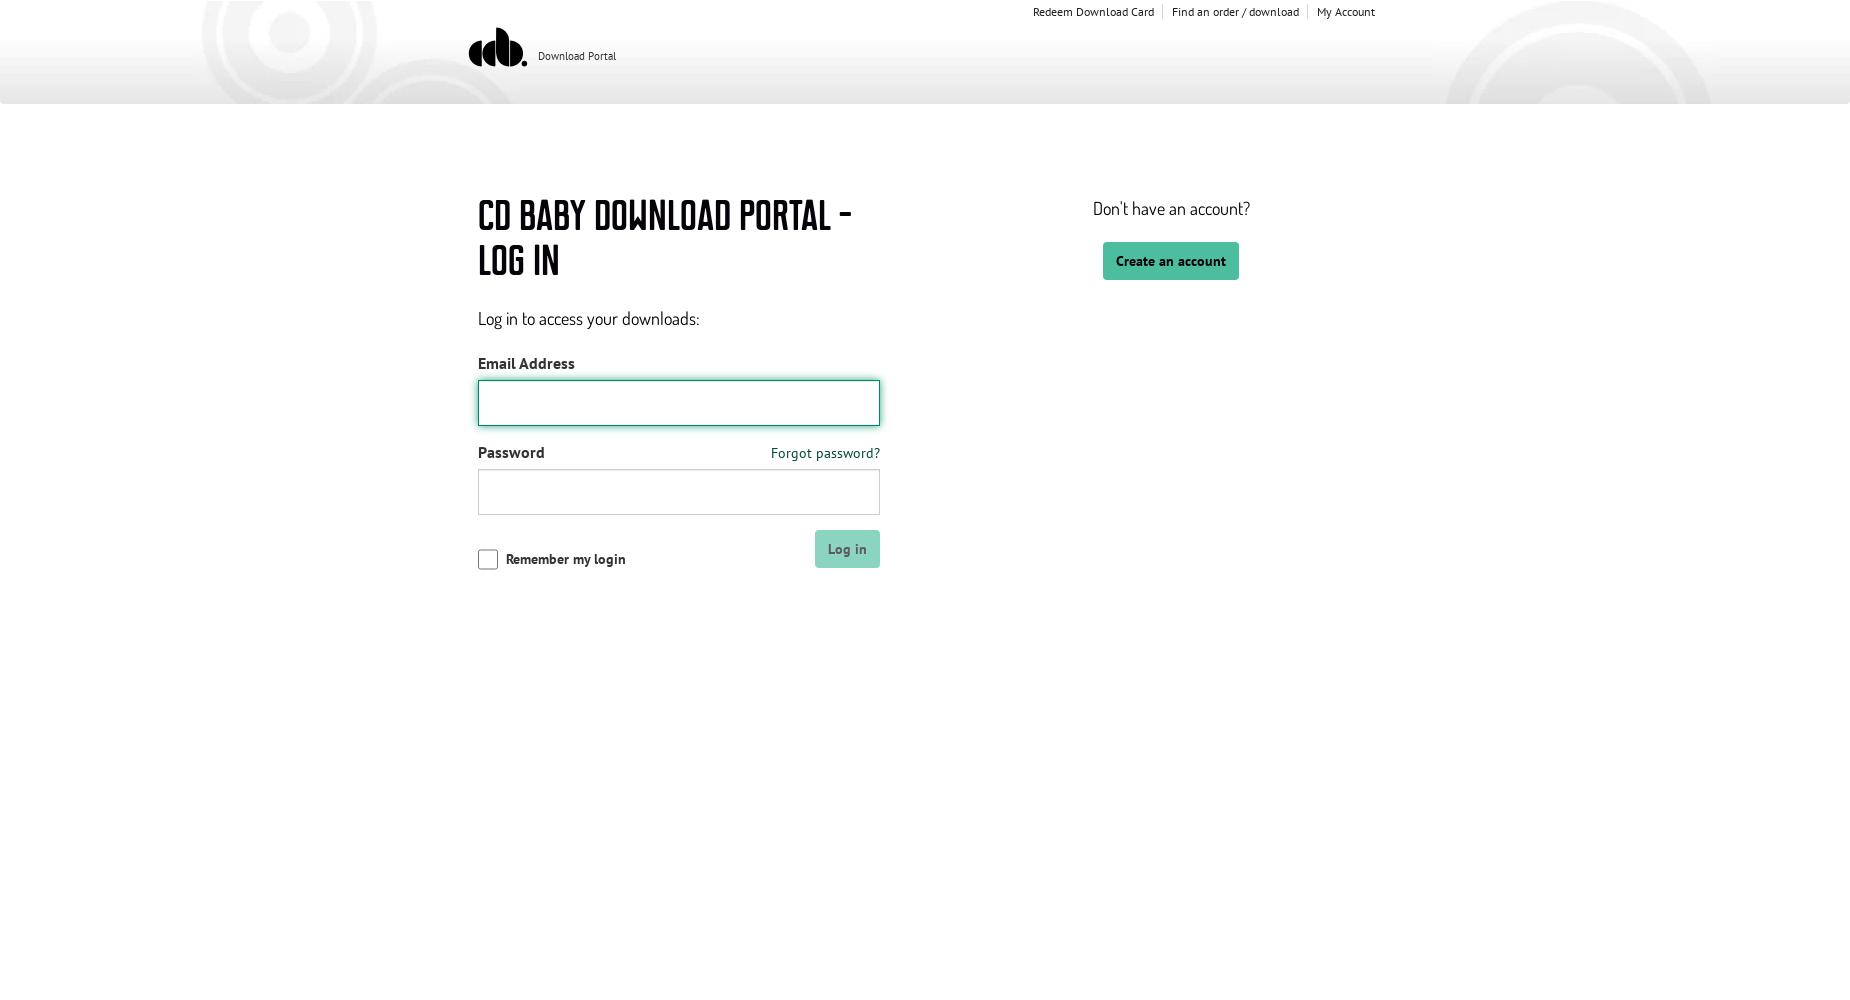 The height and width of the screenshot is (1000, 1850). What do you see at coordinates (1233, 11) in the screenshot?
I see `'Find an order / download'` at bounding box center [1233, 11].